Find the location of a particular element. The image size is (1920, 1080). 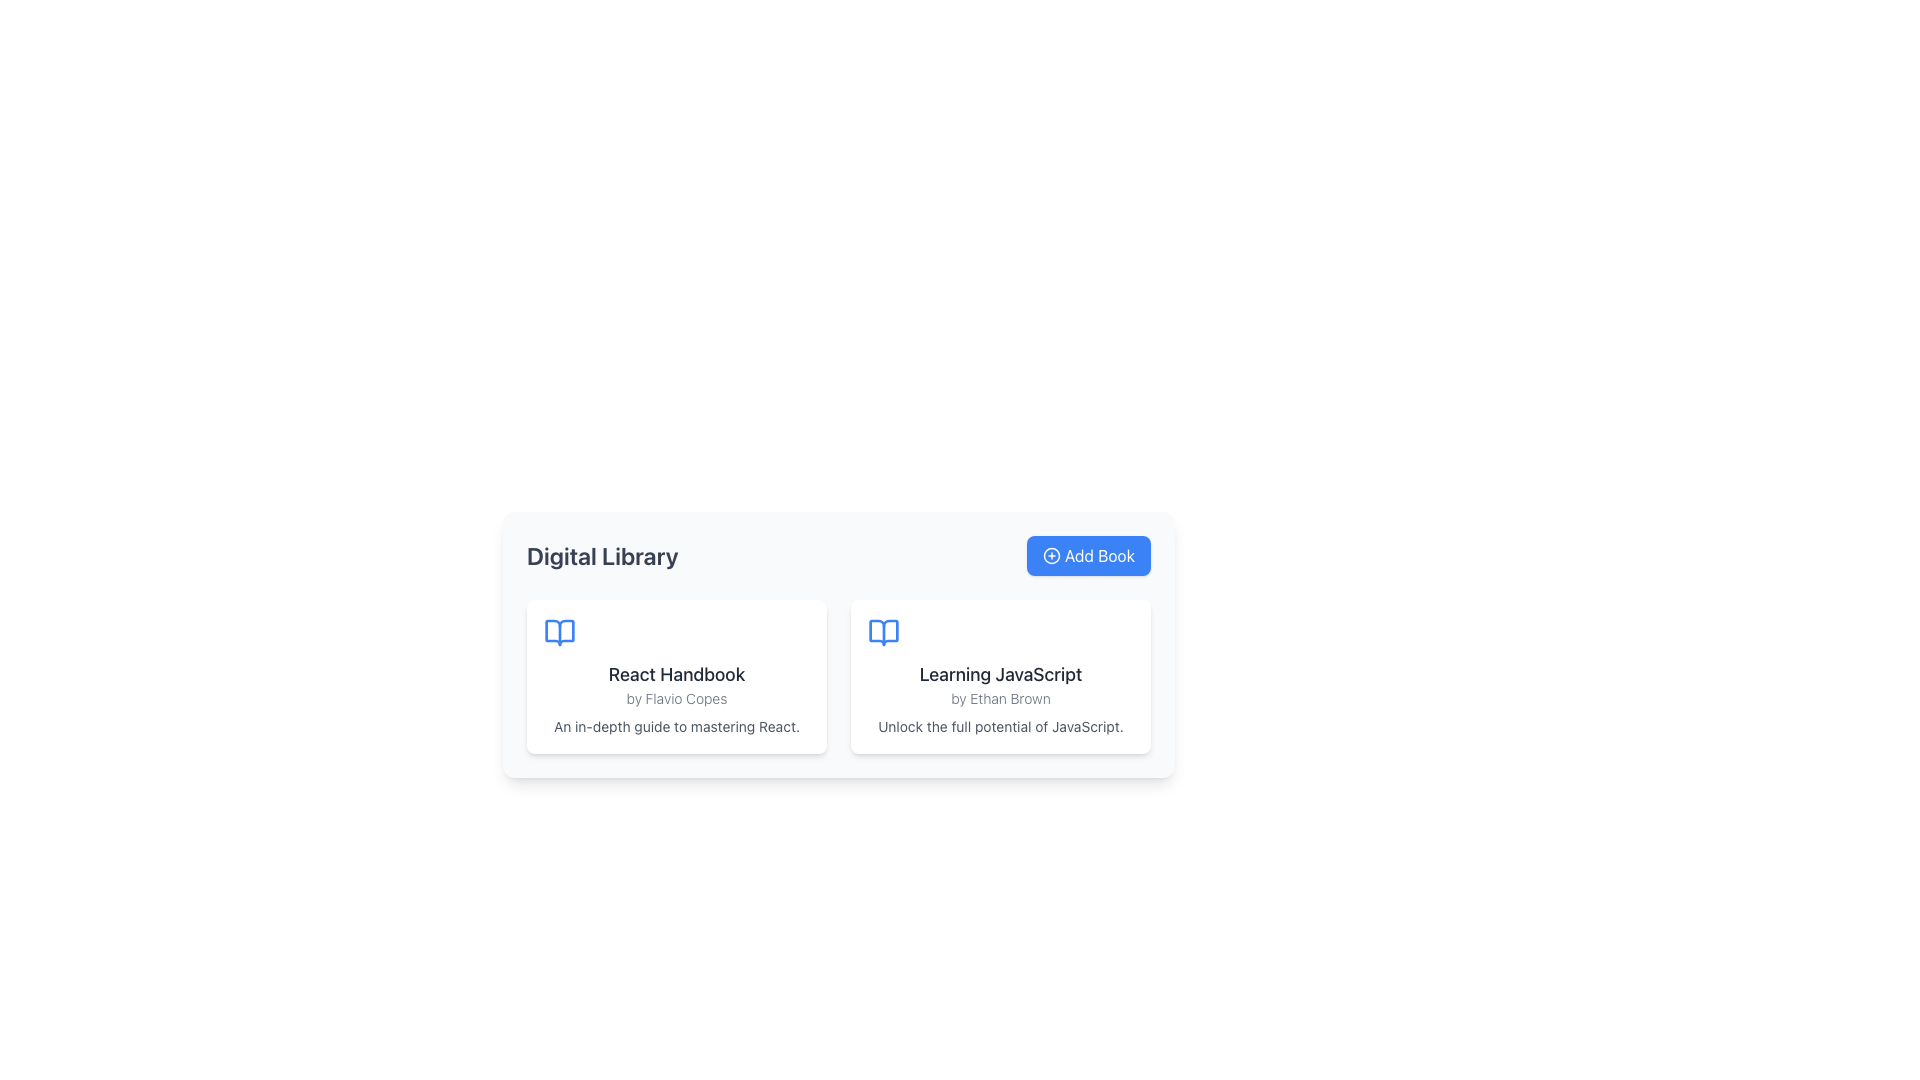

the 'React Handbook' card, which has a white background and a blue book icon is located at coordinates (676, 676).